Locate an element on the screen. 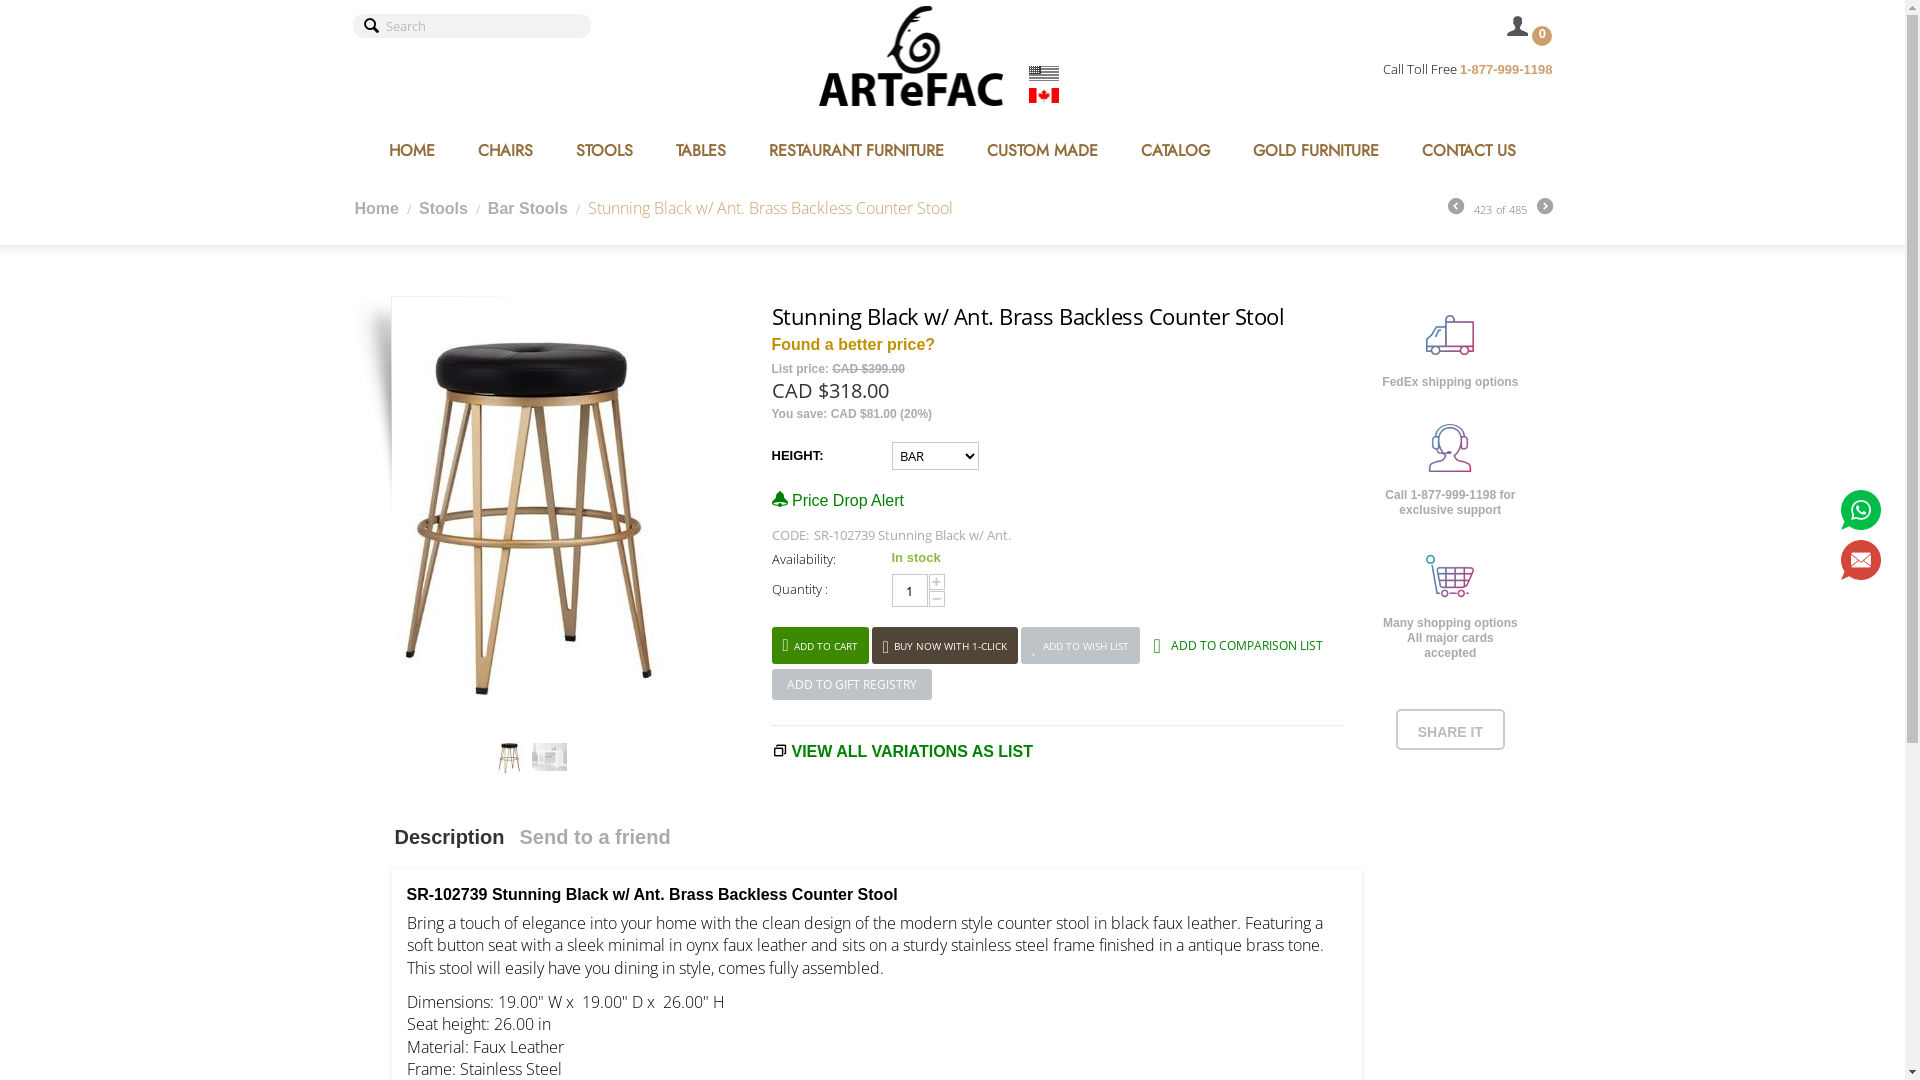  'Found a better price?' is located at coordinates (854, 343).